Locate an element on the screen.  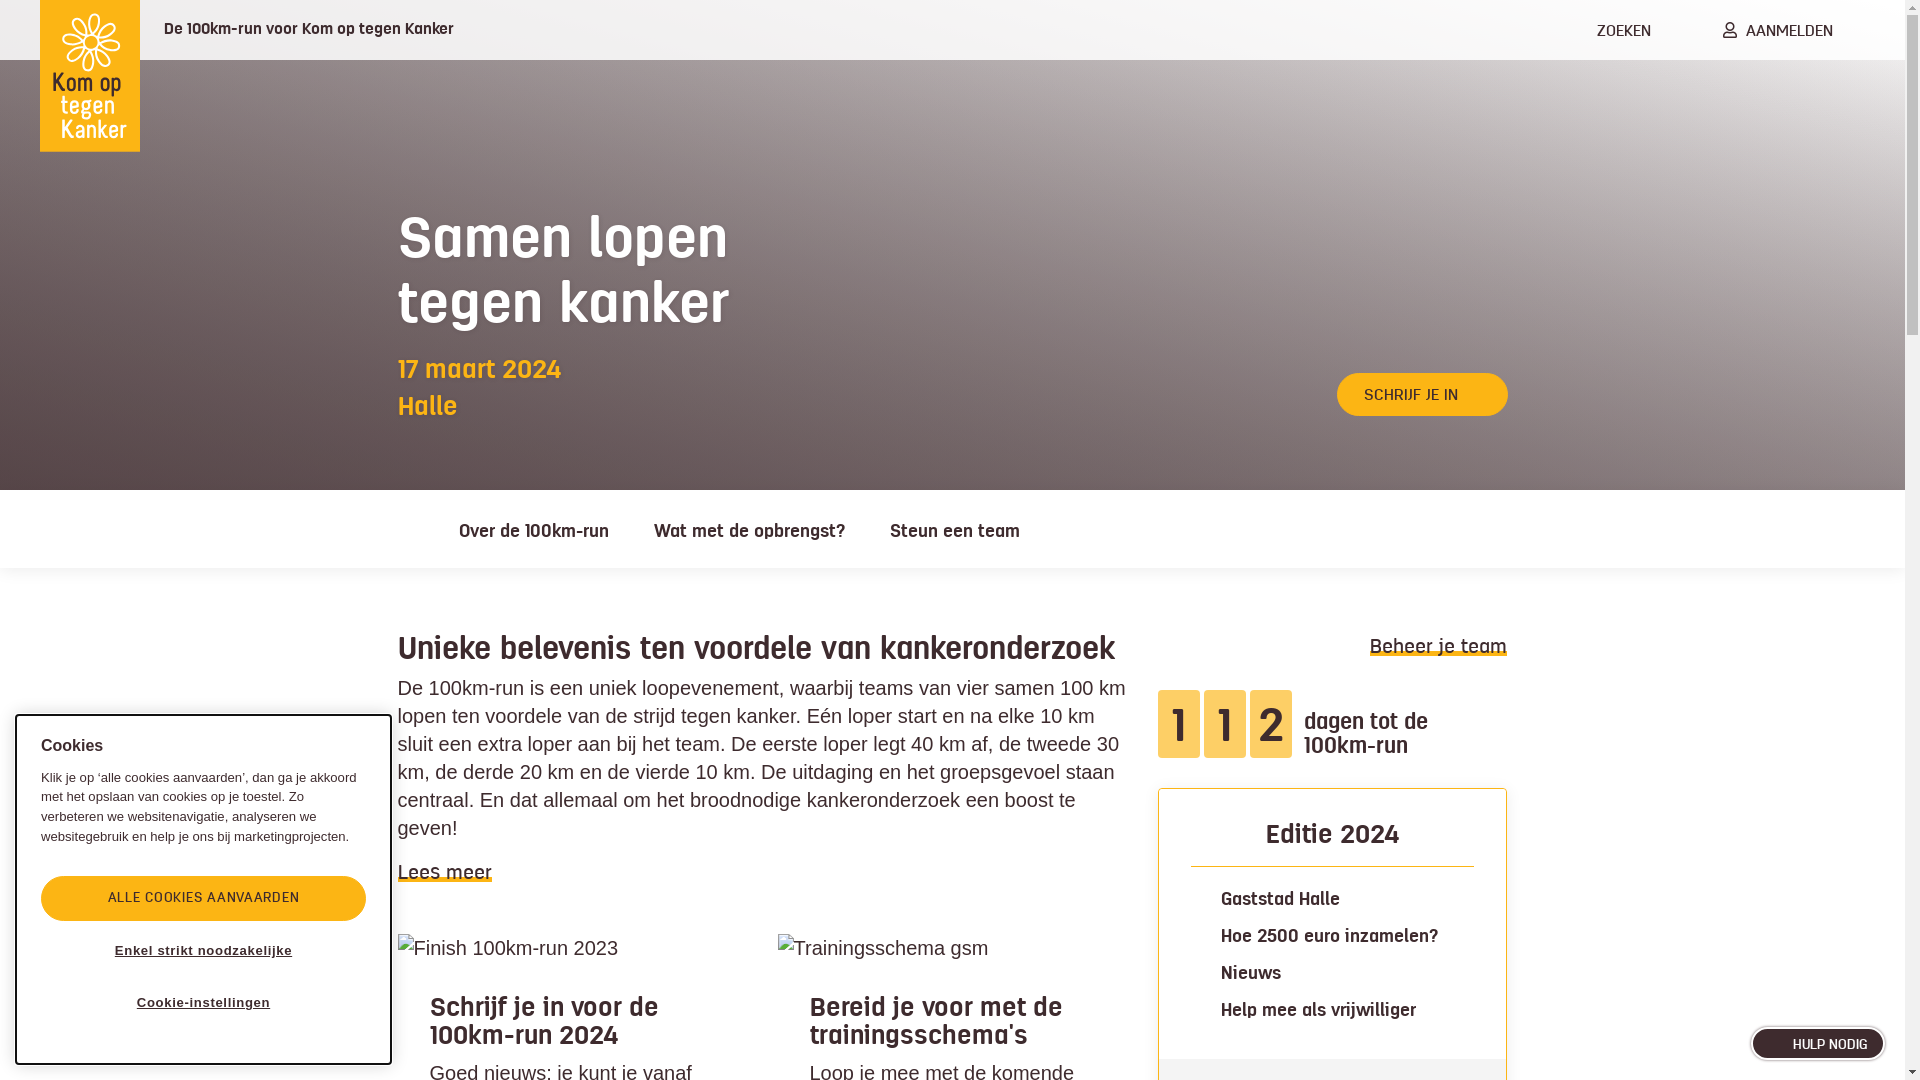
'Steun een team' is located at coordinates (954, 527).